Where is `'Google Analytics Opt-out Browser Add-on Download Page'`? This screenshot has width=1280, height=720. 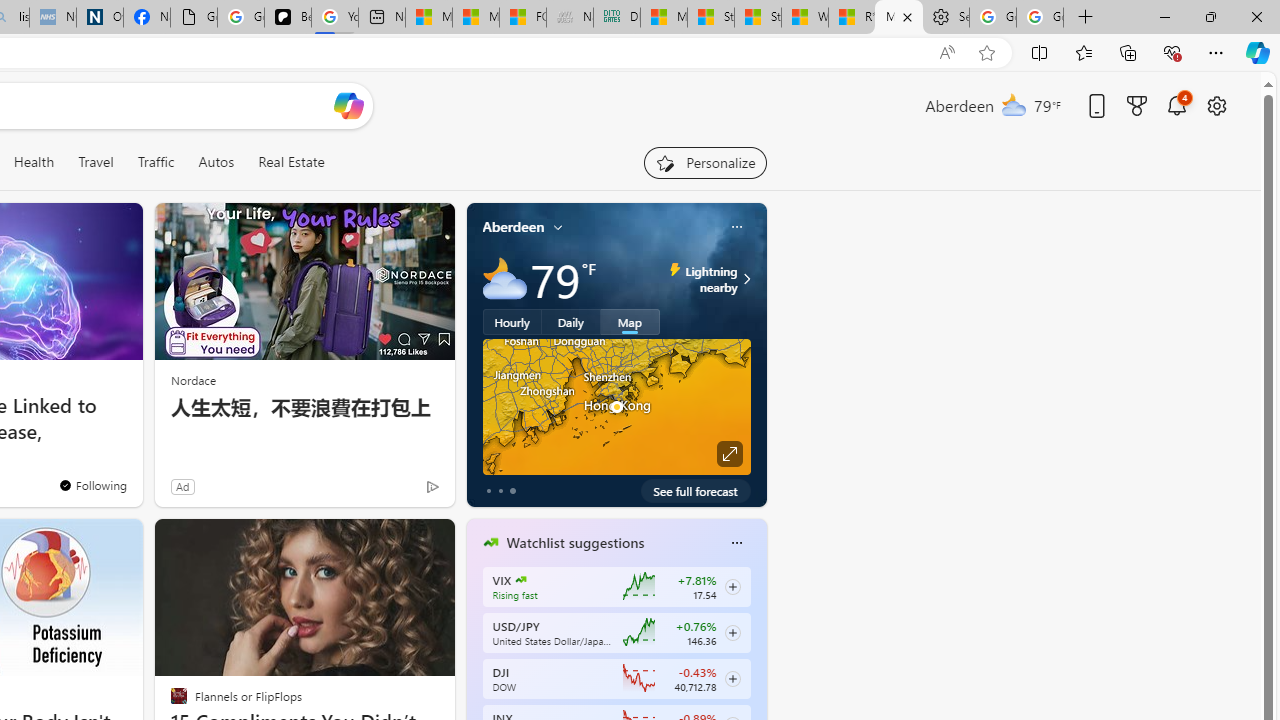 'Google Analytics Opt-out Browser Add-on Download Page' is located at coordinates (194, 17).